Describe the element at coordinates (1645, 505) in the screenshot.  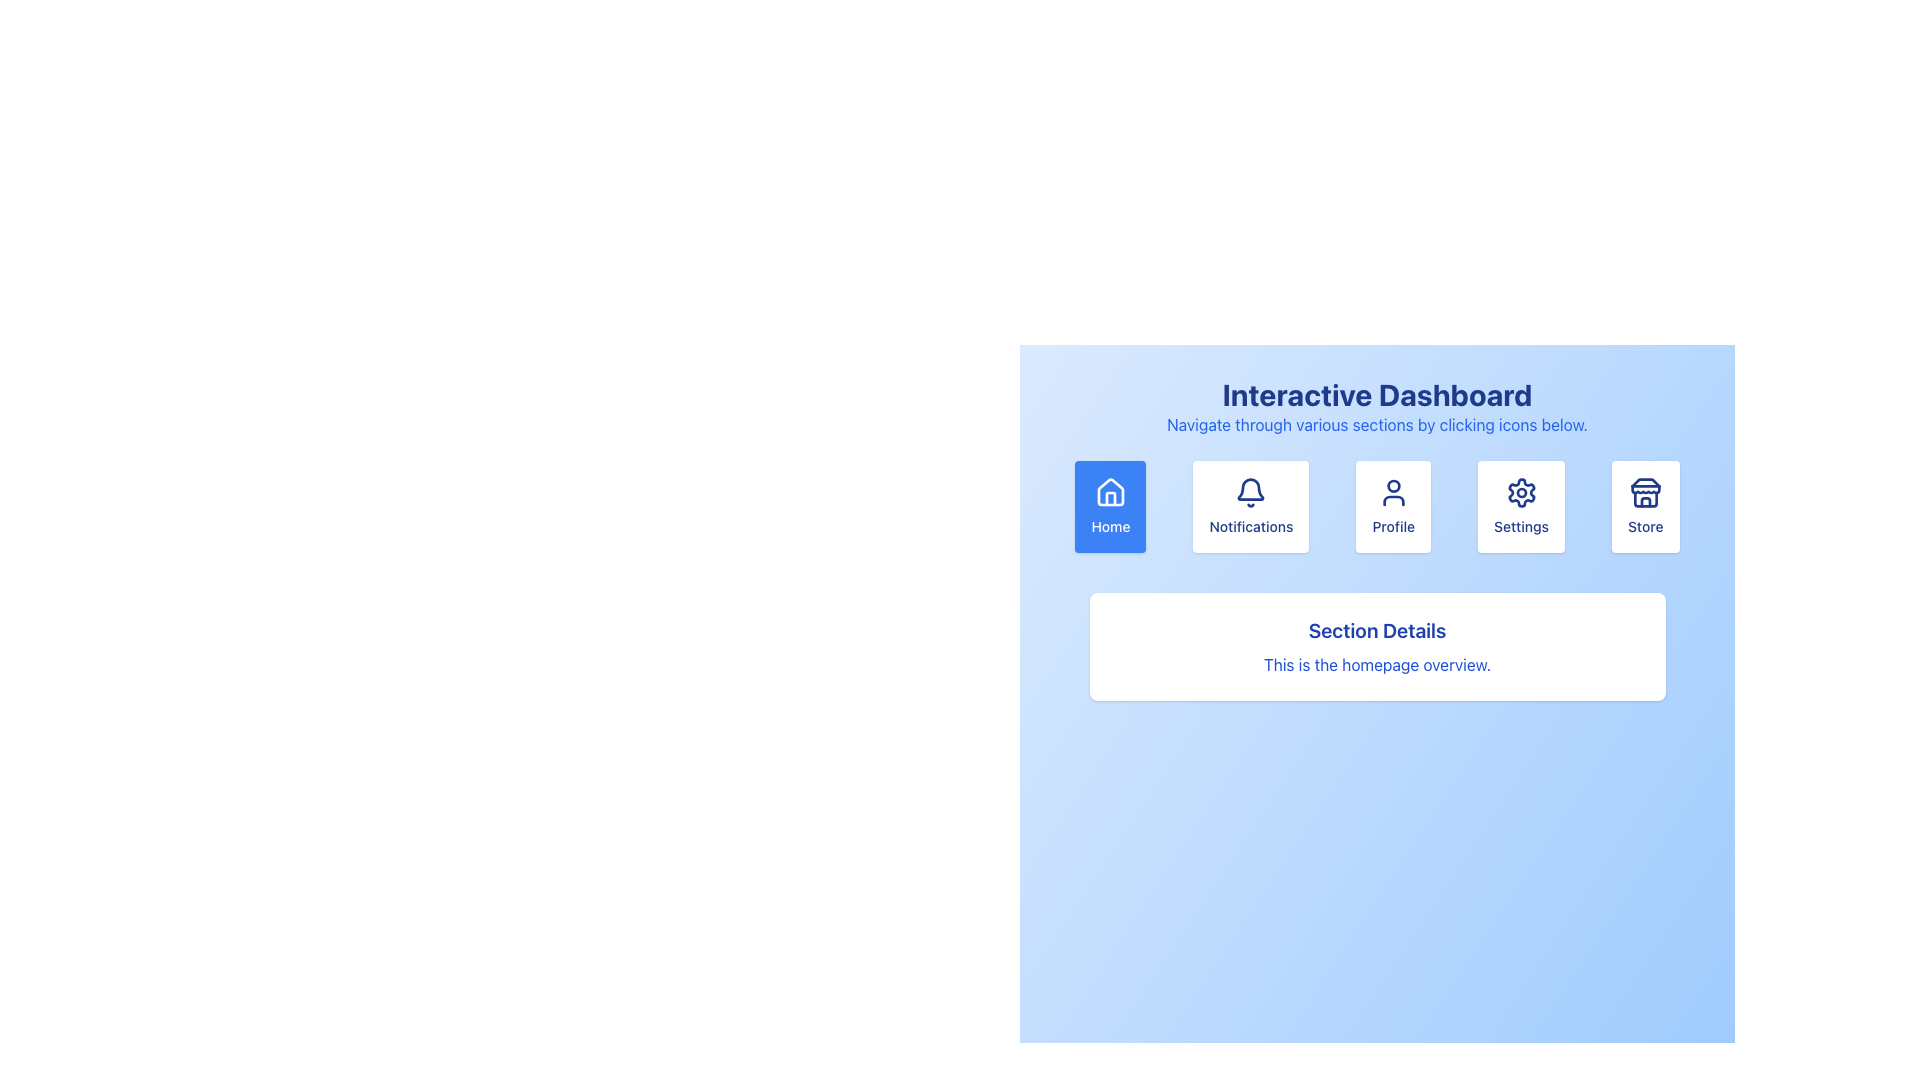
I see `the navigation button located at the rightmost position of the horizontal cluster of five card-like elements under the 'Interactive Dashboard' title` at that location.